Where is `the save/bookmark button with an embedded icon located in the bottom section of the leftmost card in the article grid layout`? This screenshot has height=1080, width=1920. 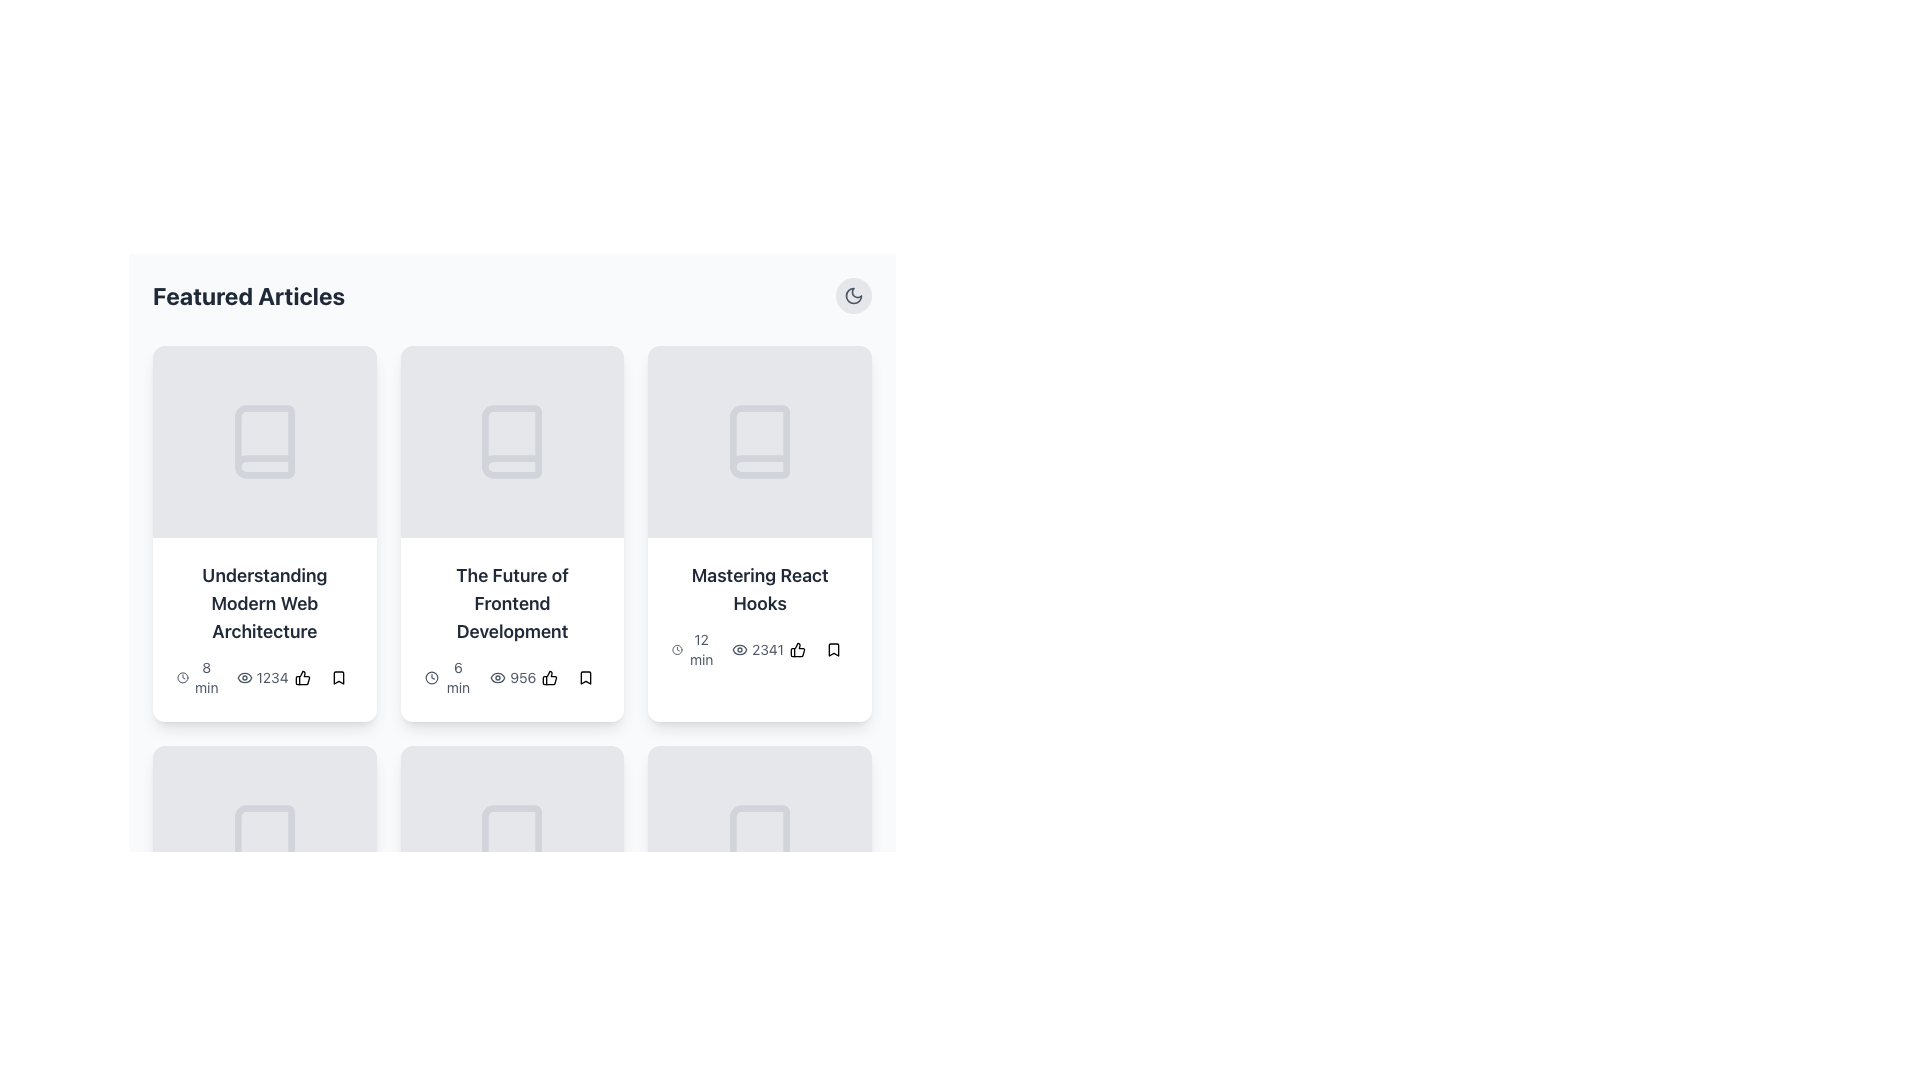 the save/bookmark button with an embedded icon located in the bottom section of the leftmost card in the article grid layout is located at coordinates (338, 677).